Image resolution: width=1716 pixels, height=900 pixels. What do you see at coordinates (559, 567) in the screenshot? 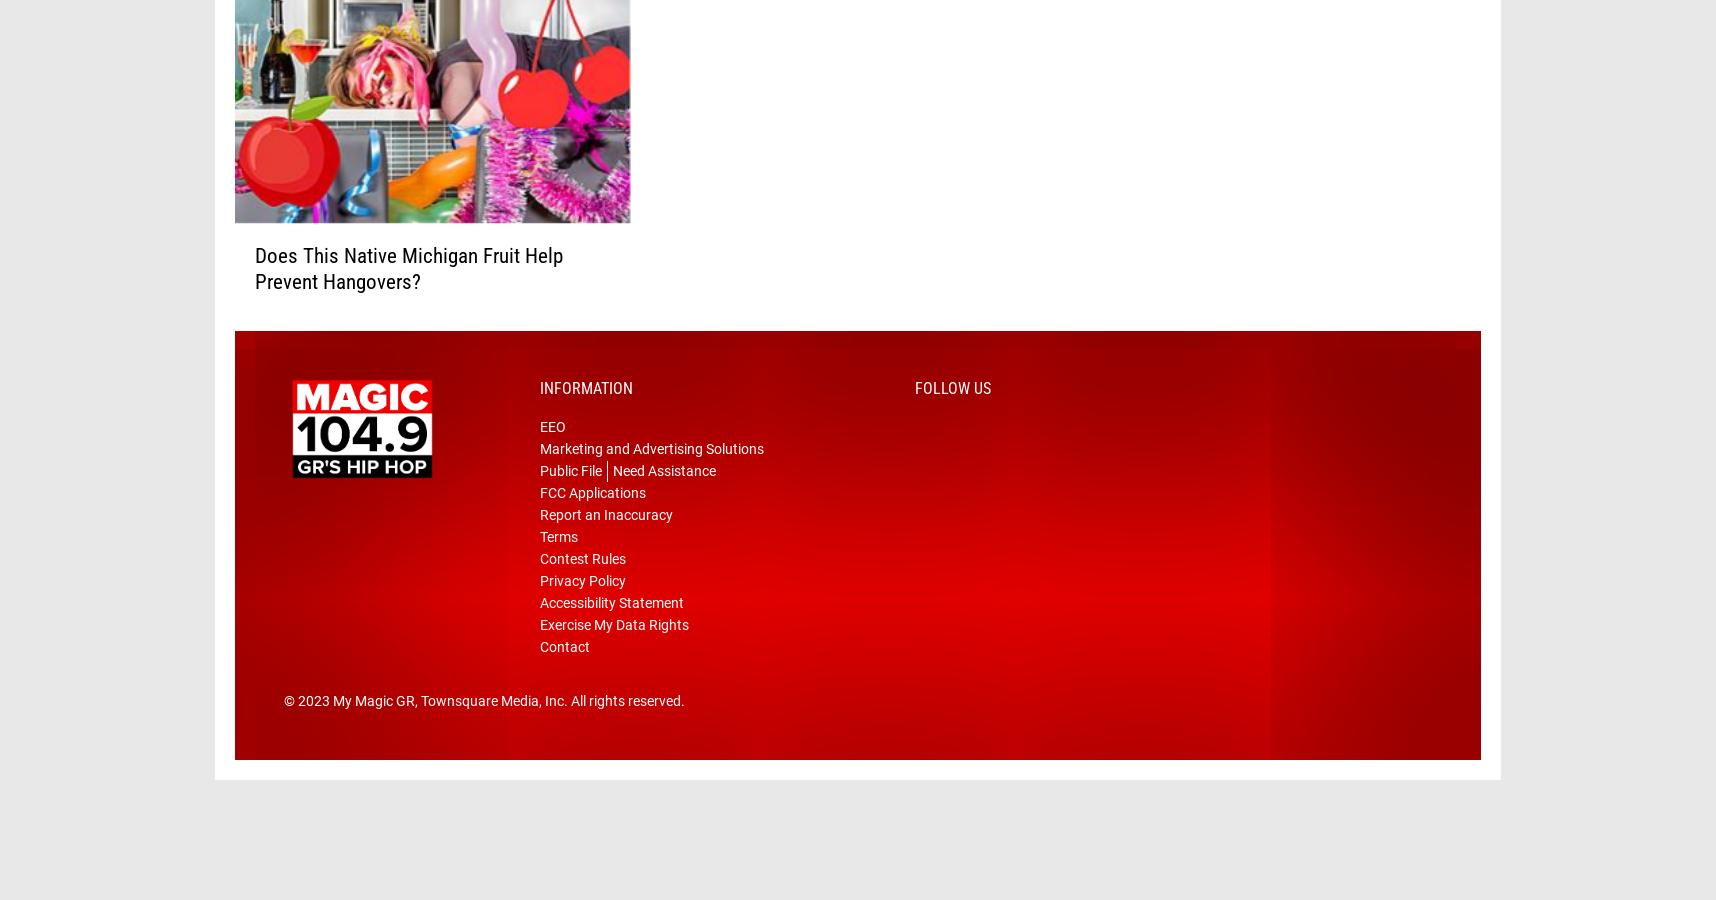
I see `'Terms'` at bounding box center [559, 567].